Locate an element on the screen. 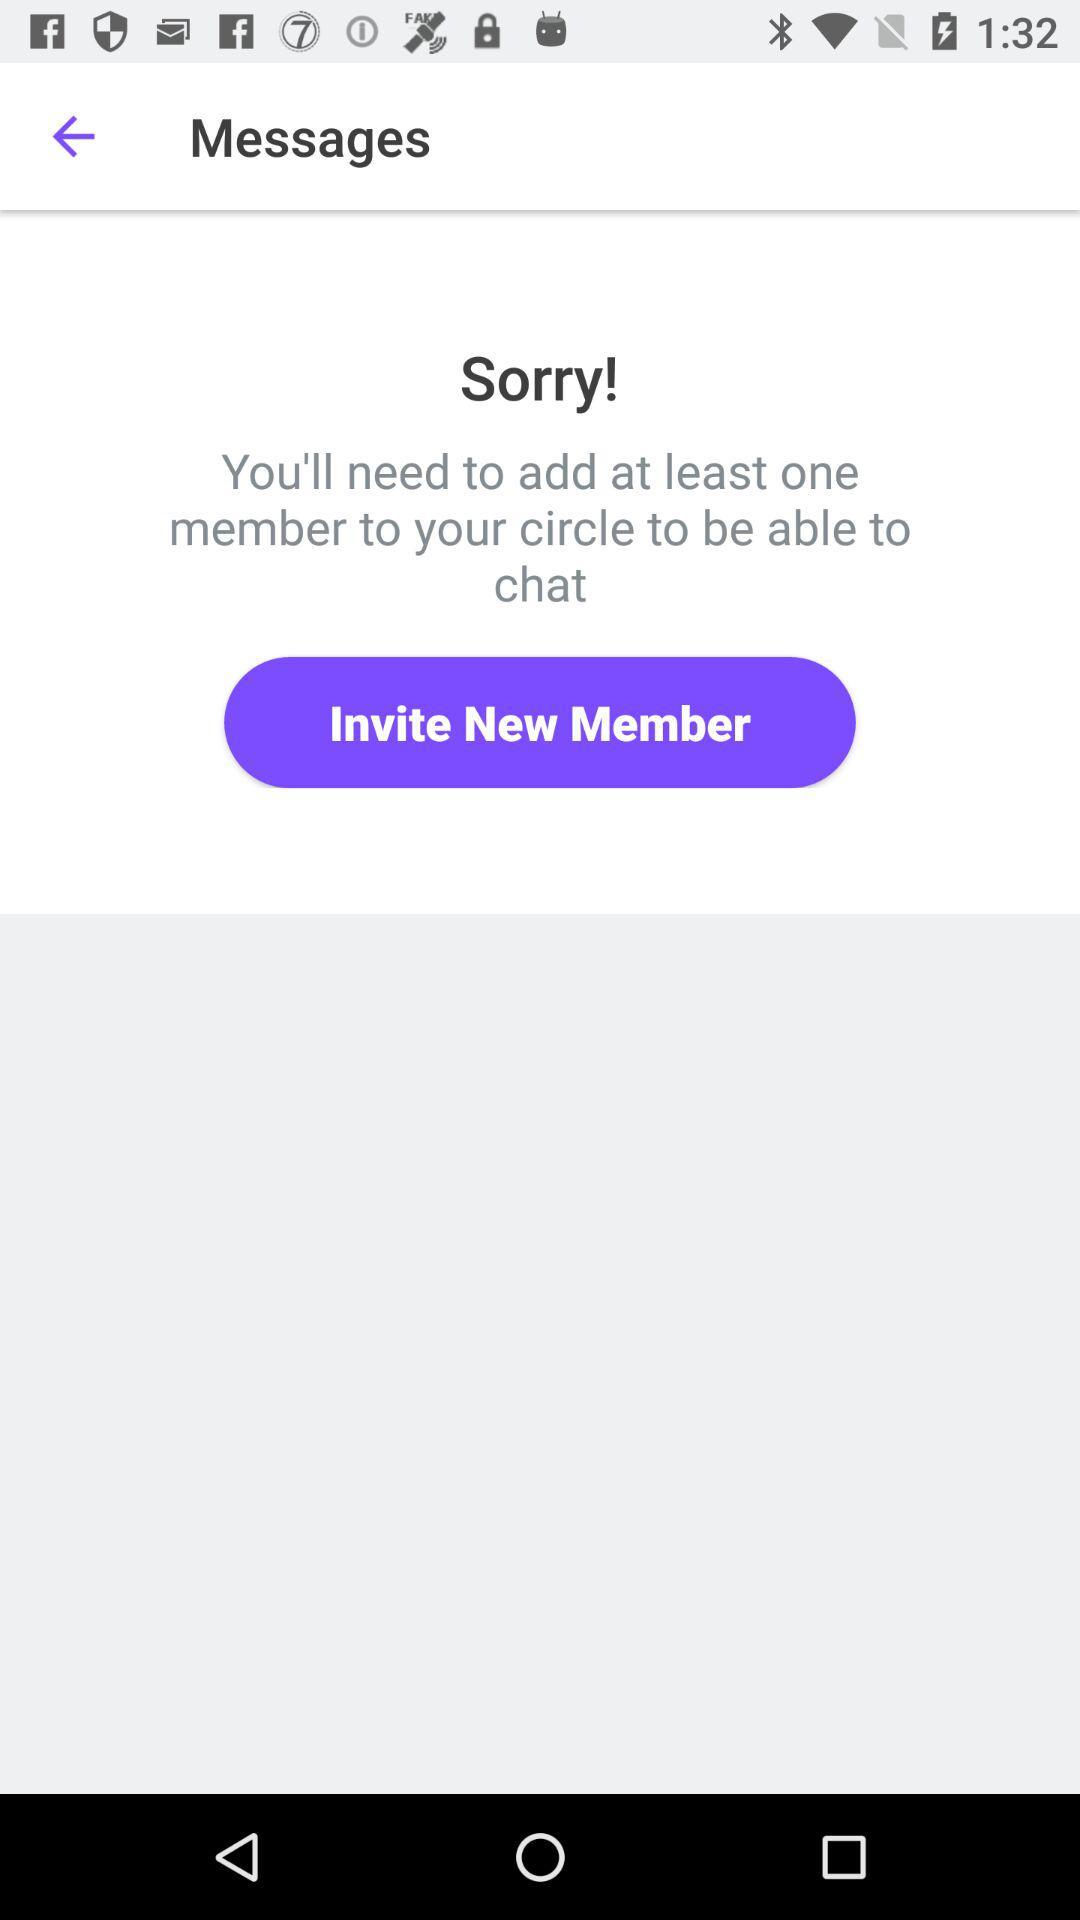 The width and height of the screenshot is (1080, 1920). item next to the messages is located at coordinates (72, 135).